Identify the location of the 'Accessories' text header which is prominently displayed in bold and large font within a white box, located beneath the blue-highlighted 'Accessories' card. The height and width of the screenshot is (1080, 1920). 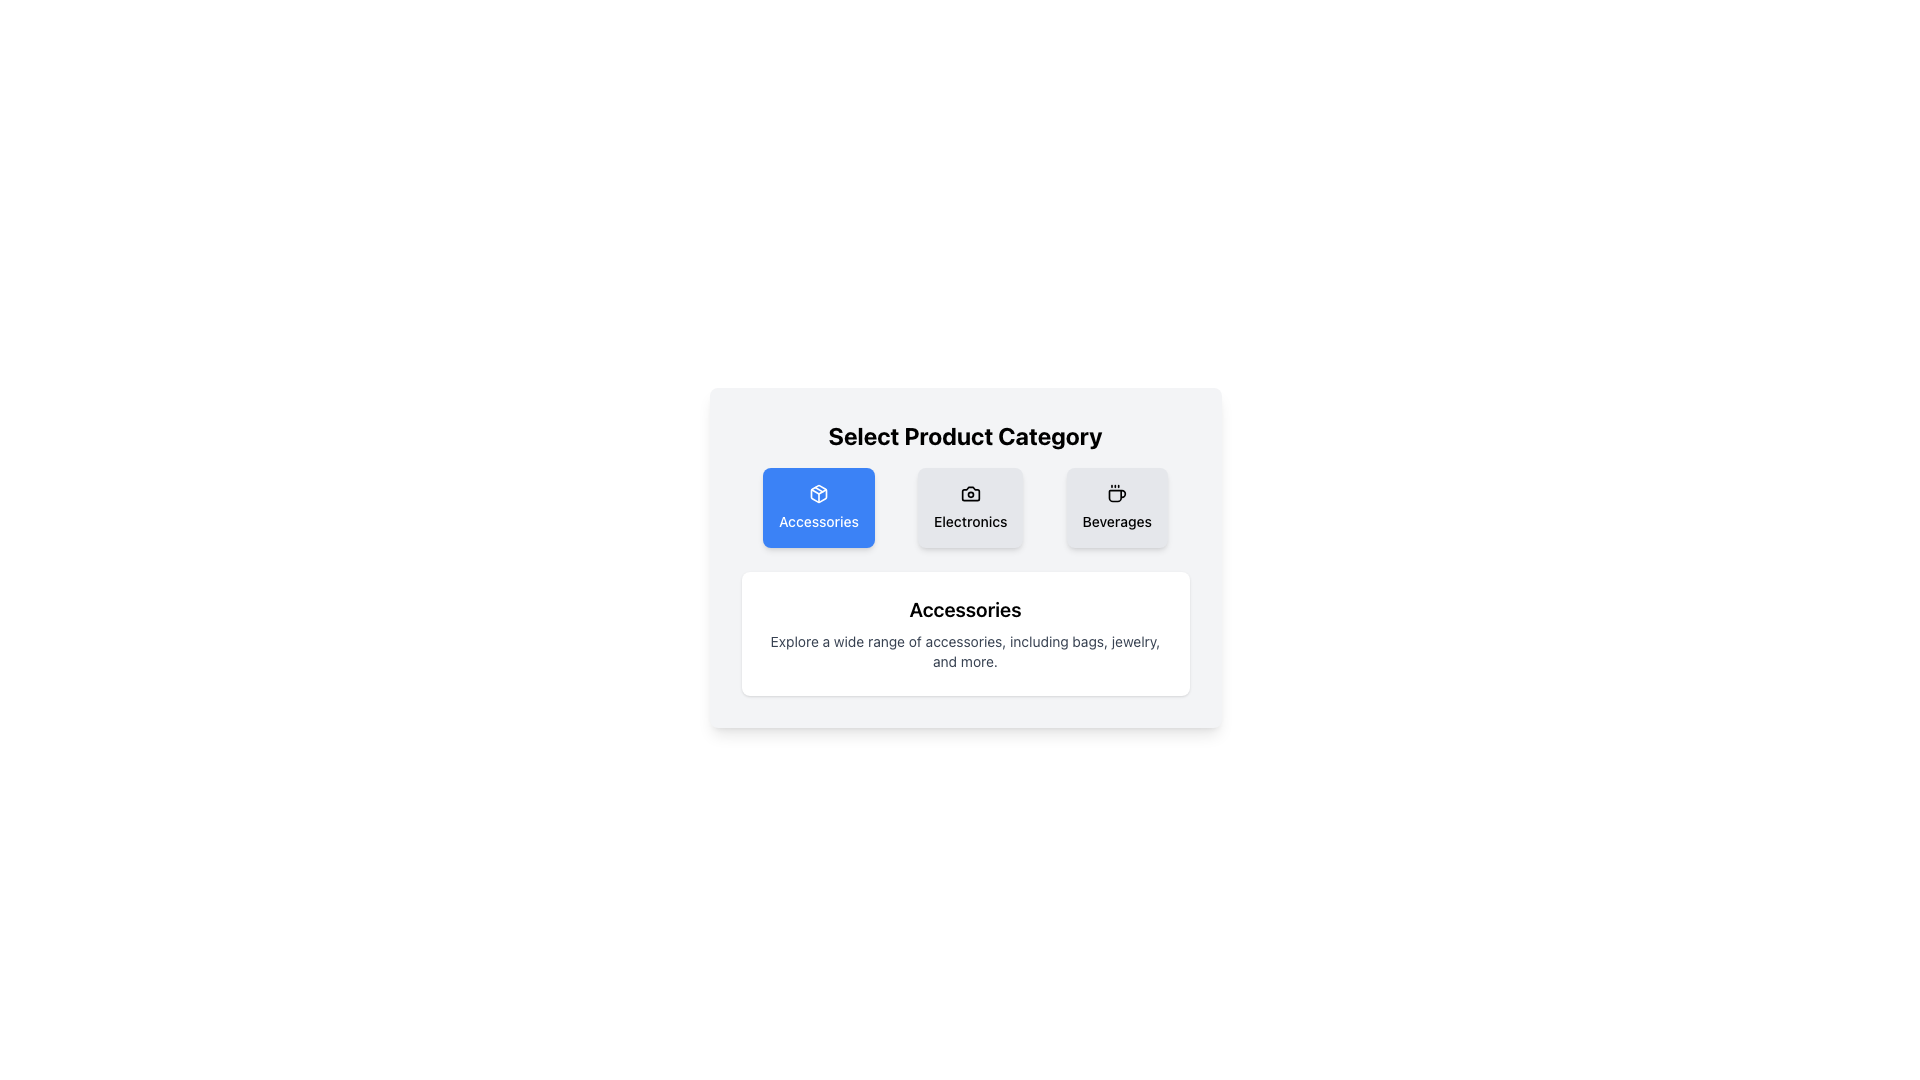
(965, 608).